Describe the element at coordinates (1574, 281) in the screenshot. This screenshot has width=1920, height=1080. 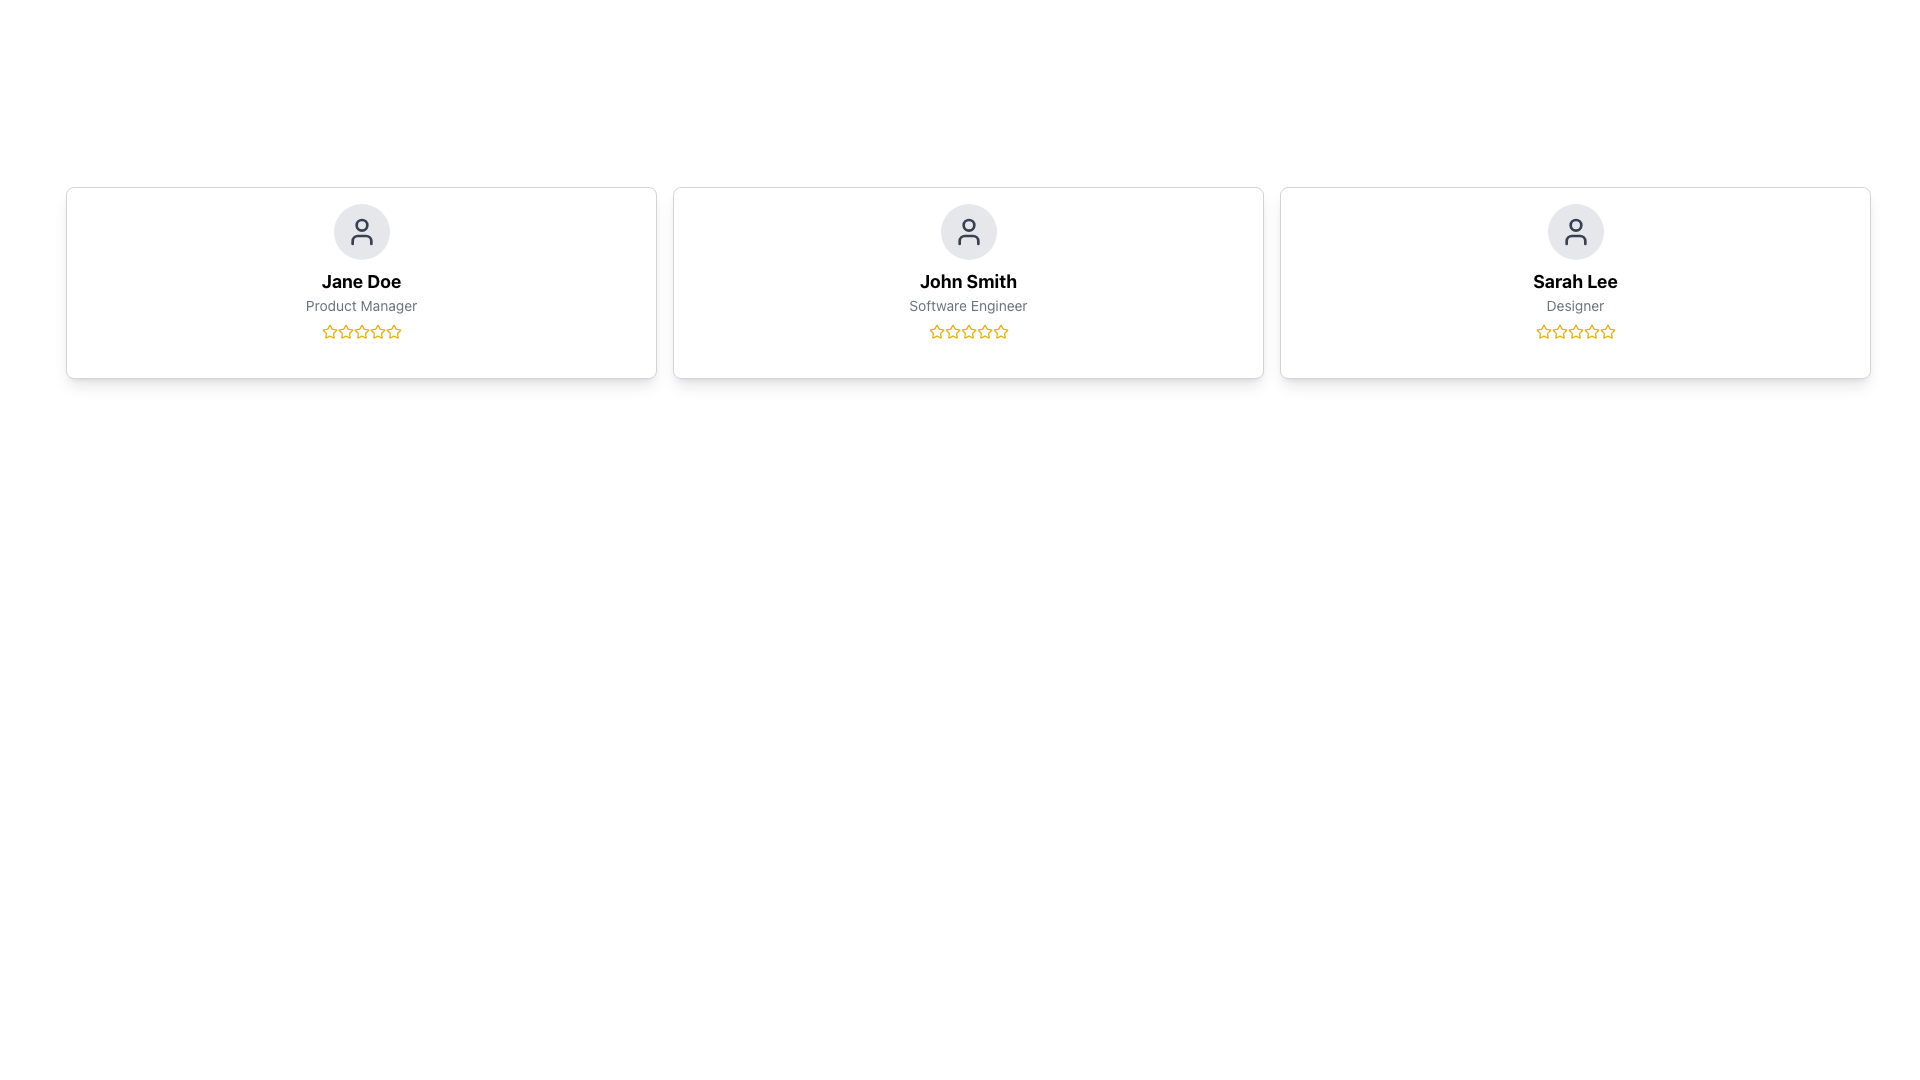
I see `the text label displaying the name 'Sarah Lee' which is centrally located within its card, positioned below an avatar icon and above a smaller 'Designer' label` at that location.